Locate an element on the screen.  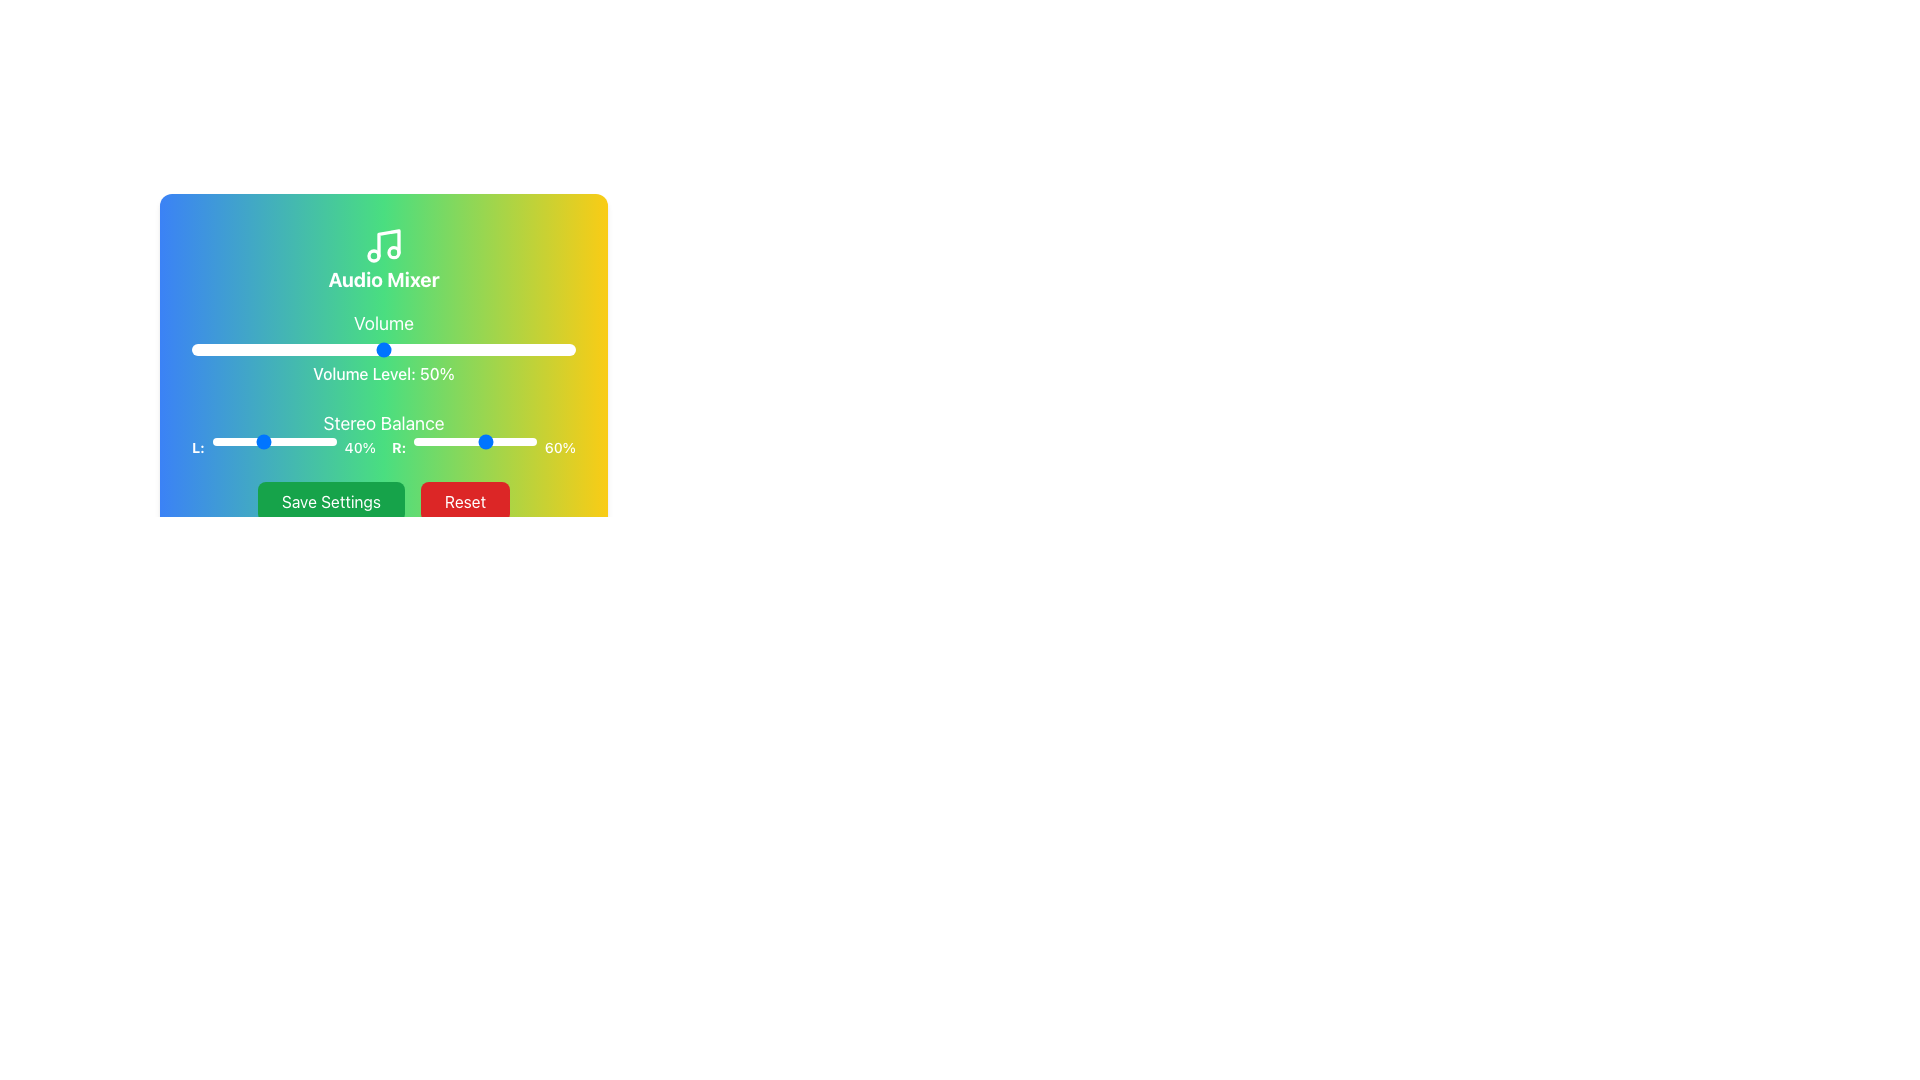
the volume is located at coordinates (425, 349).